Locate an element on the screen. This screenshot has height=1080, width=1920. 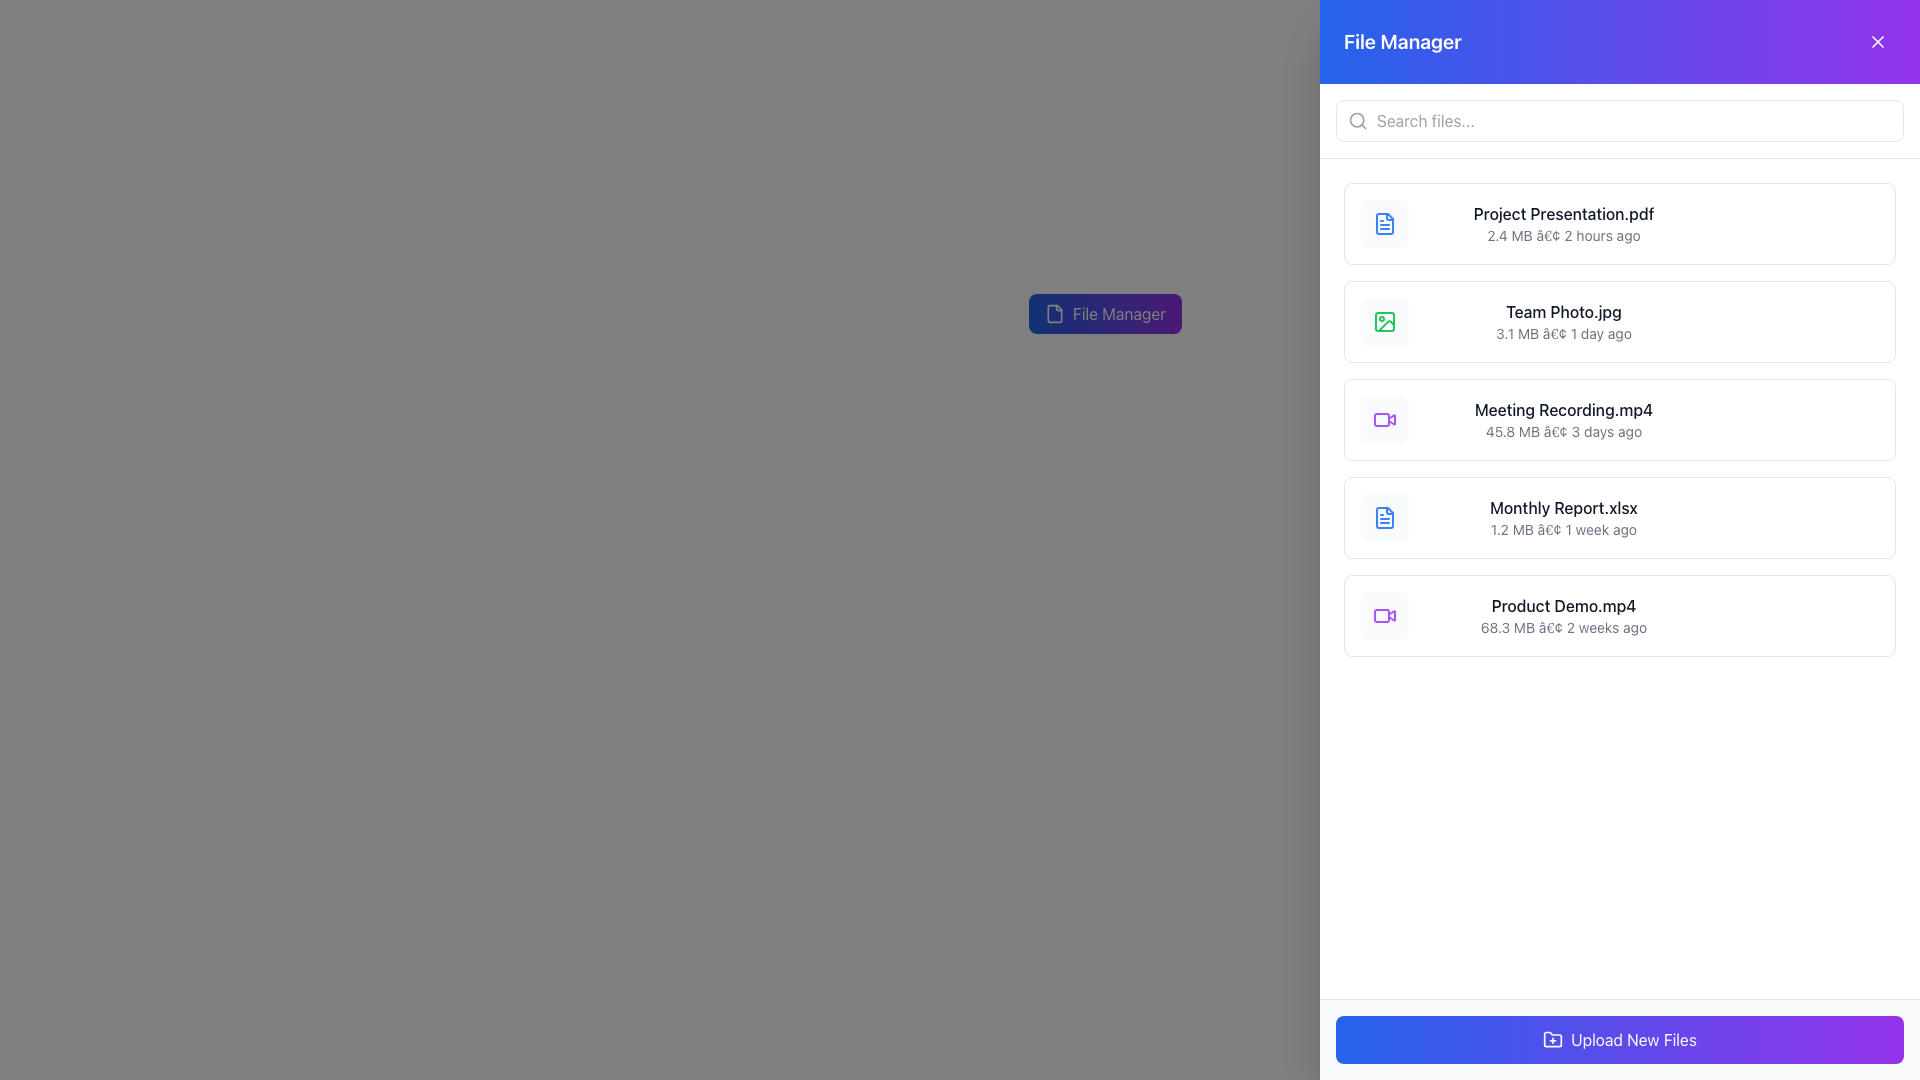
the text display element that shows metadata for the file 'Monthly Report.xlsx', which includes the file size and date, located below the file name is located at coordinates (1563, 528).